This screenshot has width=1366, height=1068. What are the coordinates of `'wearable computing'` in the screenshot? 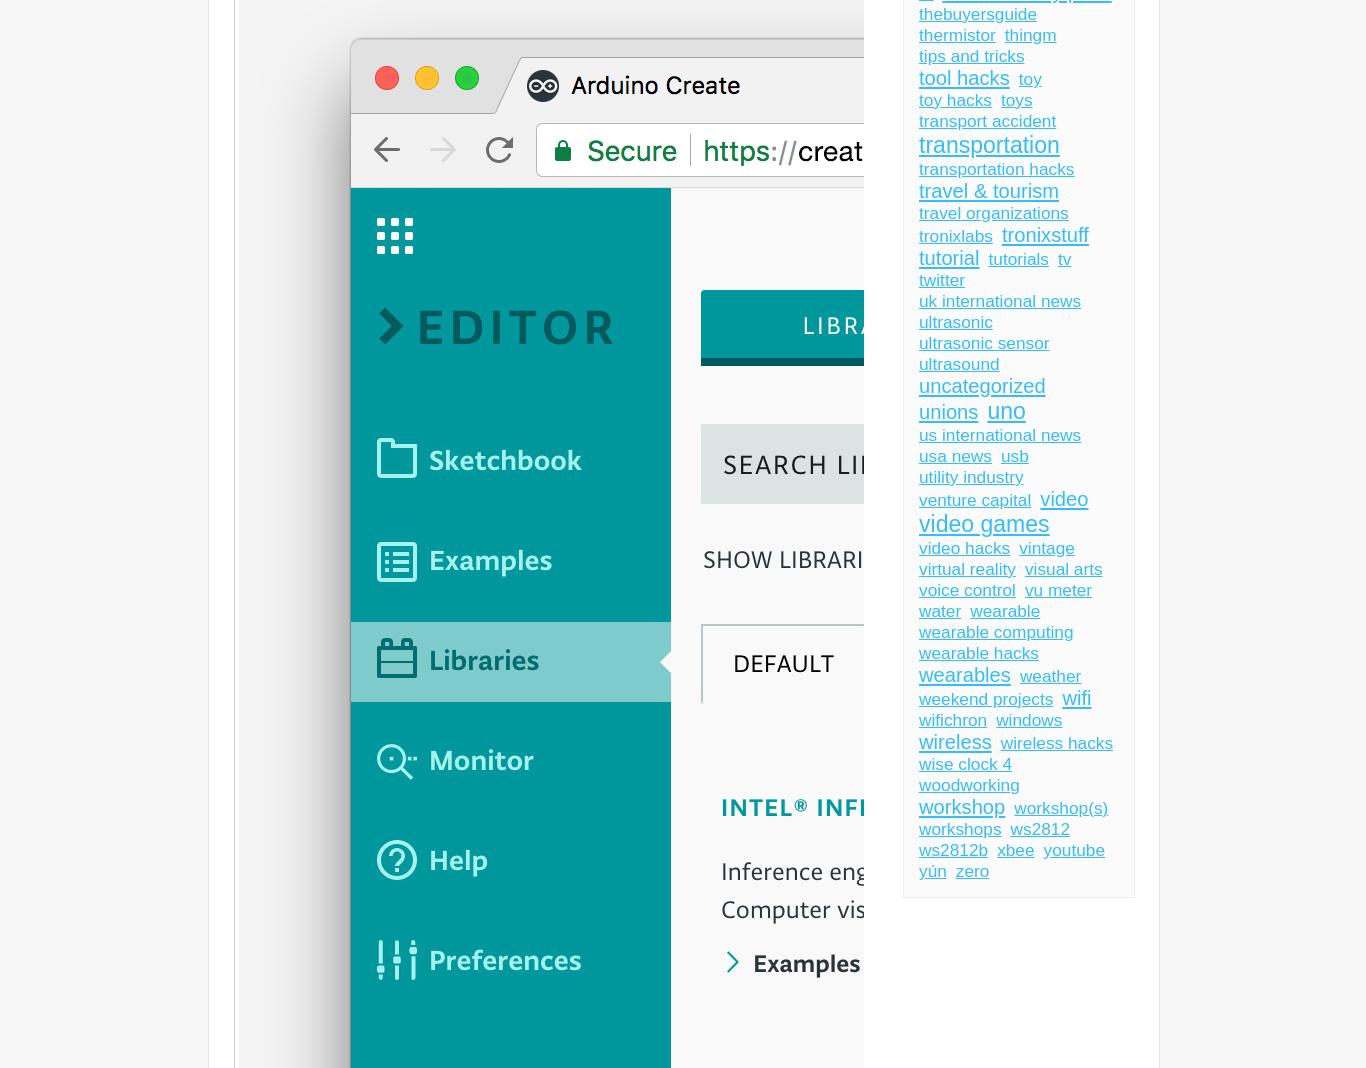 It's located at (995, 631).